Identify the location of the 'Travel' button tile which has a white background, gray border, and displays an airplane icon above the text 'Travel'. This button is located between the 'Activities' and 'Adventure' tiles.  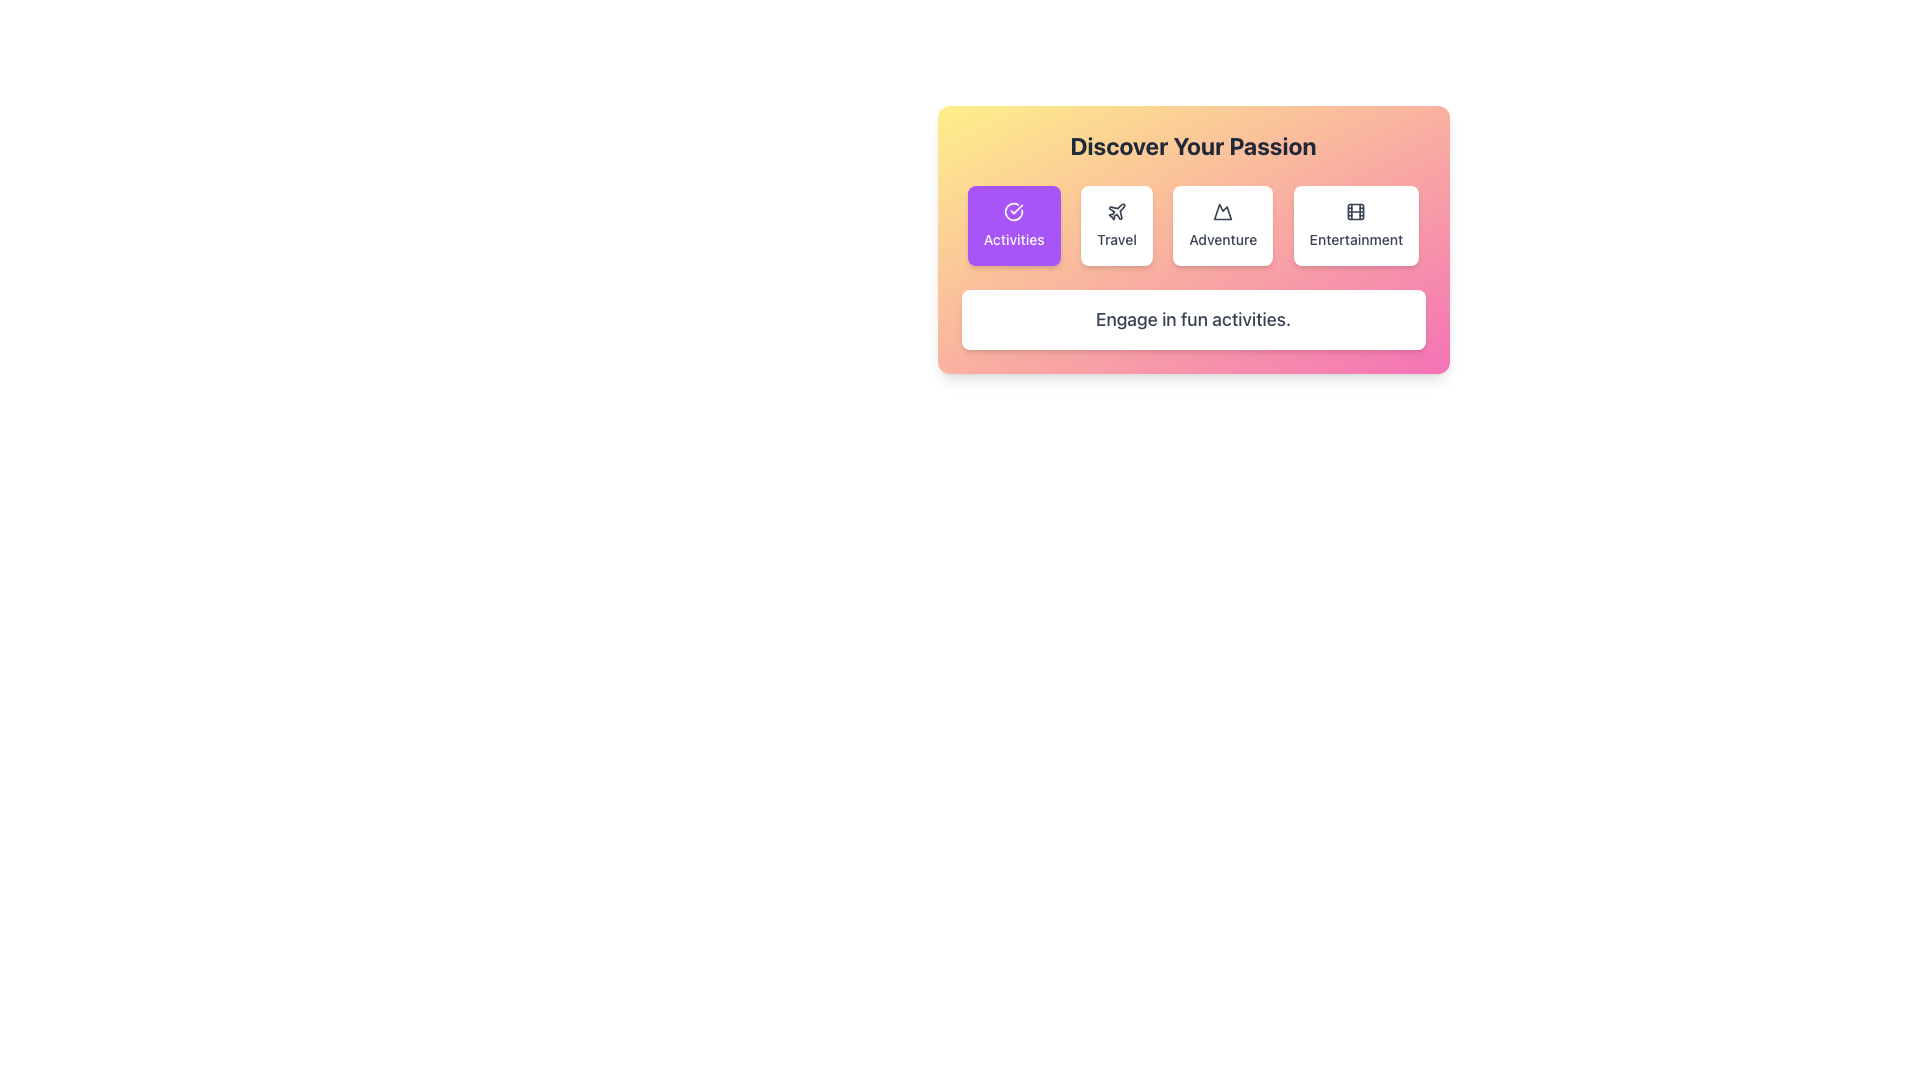
(1115, 225).